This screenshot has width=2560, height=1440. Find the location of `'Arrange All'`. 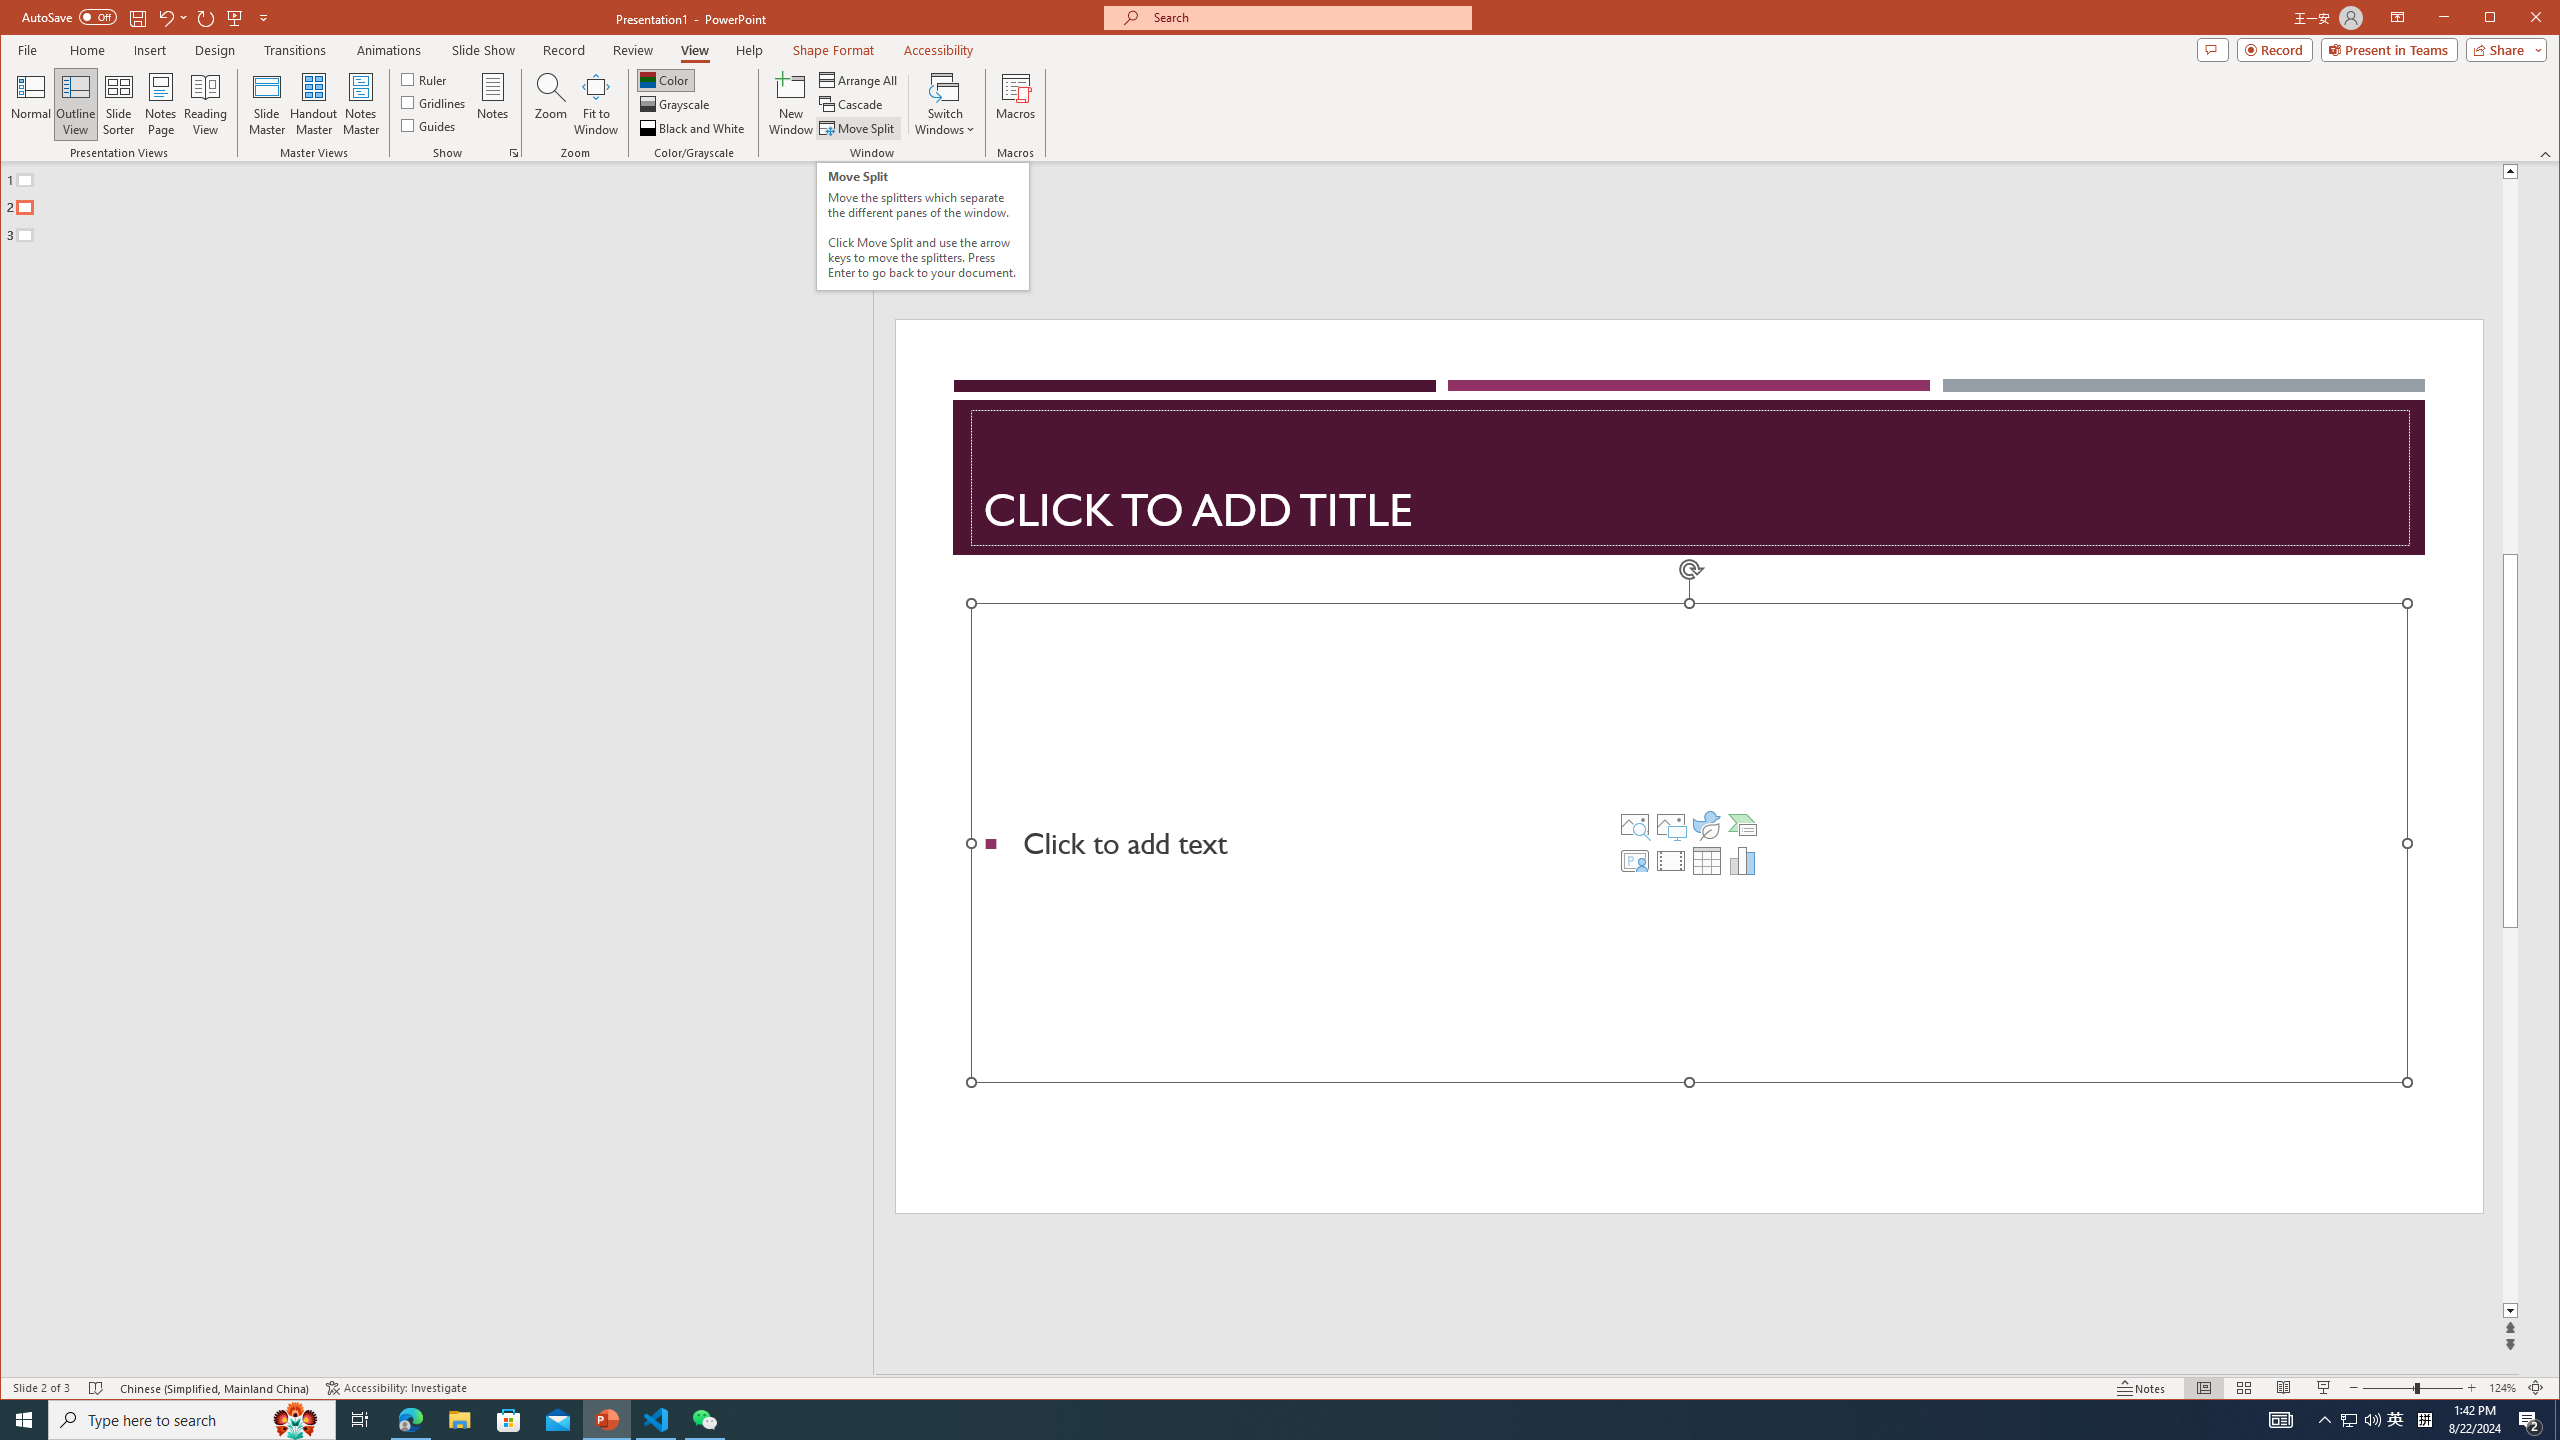

'Arrange All' is located at coordinates (860, 80).